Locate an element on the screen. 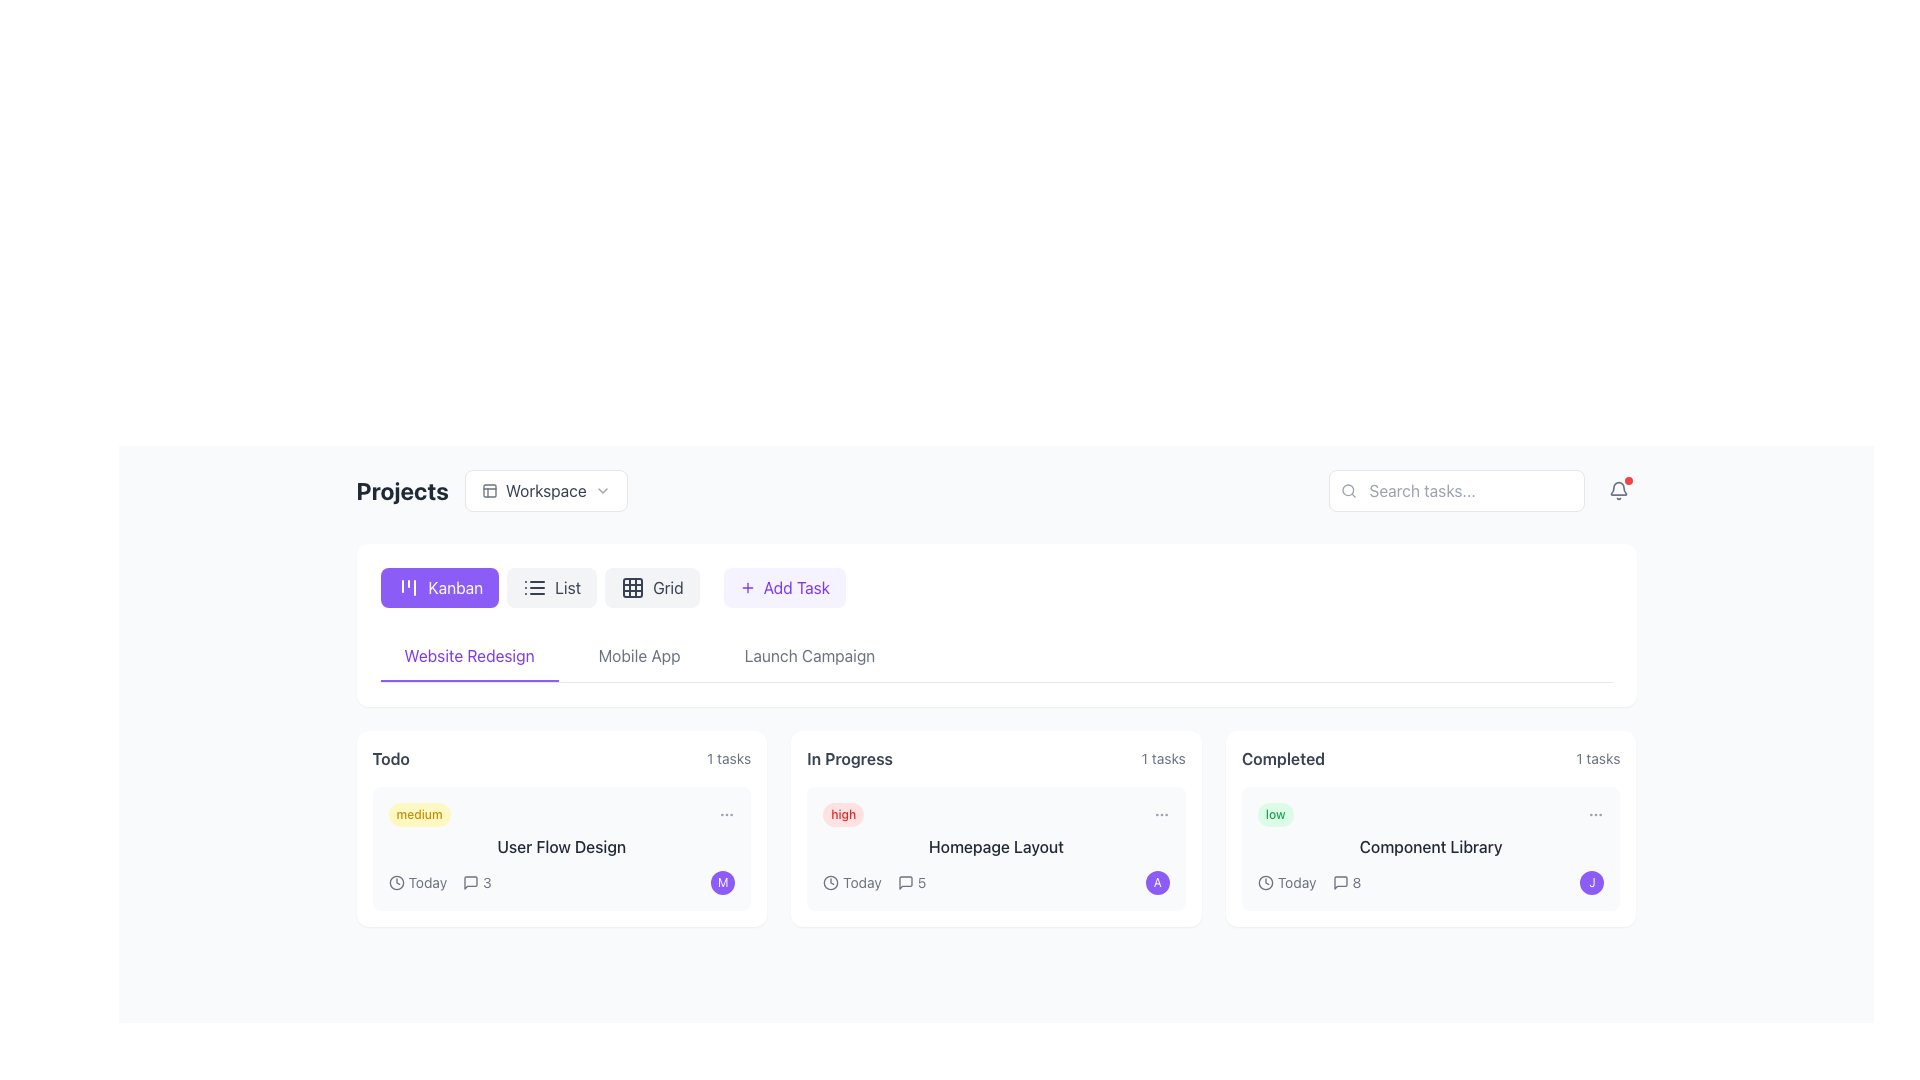 The image size is (1920, 1080). the text label indicating the number of tasks in the 'In Progress' section, which is located at the top-right corner of the 'In Progress' card section is located at coordinates (1163, 759).